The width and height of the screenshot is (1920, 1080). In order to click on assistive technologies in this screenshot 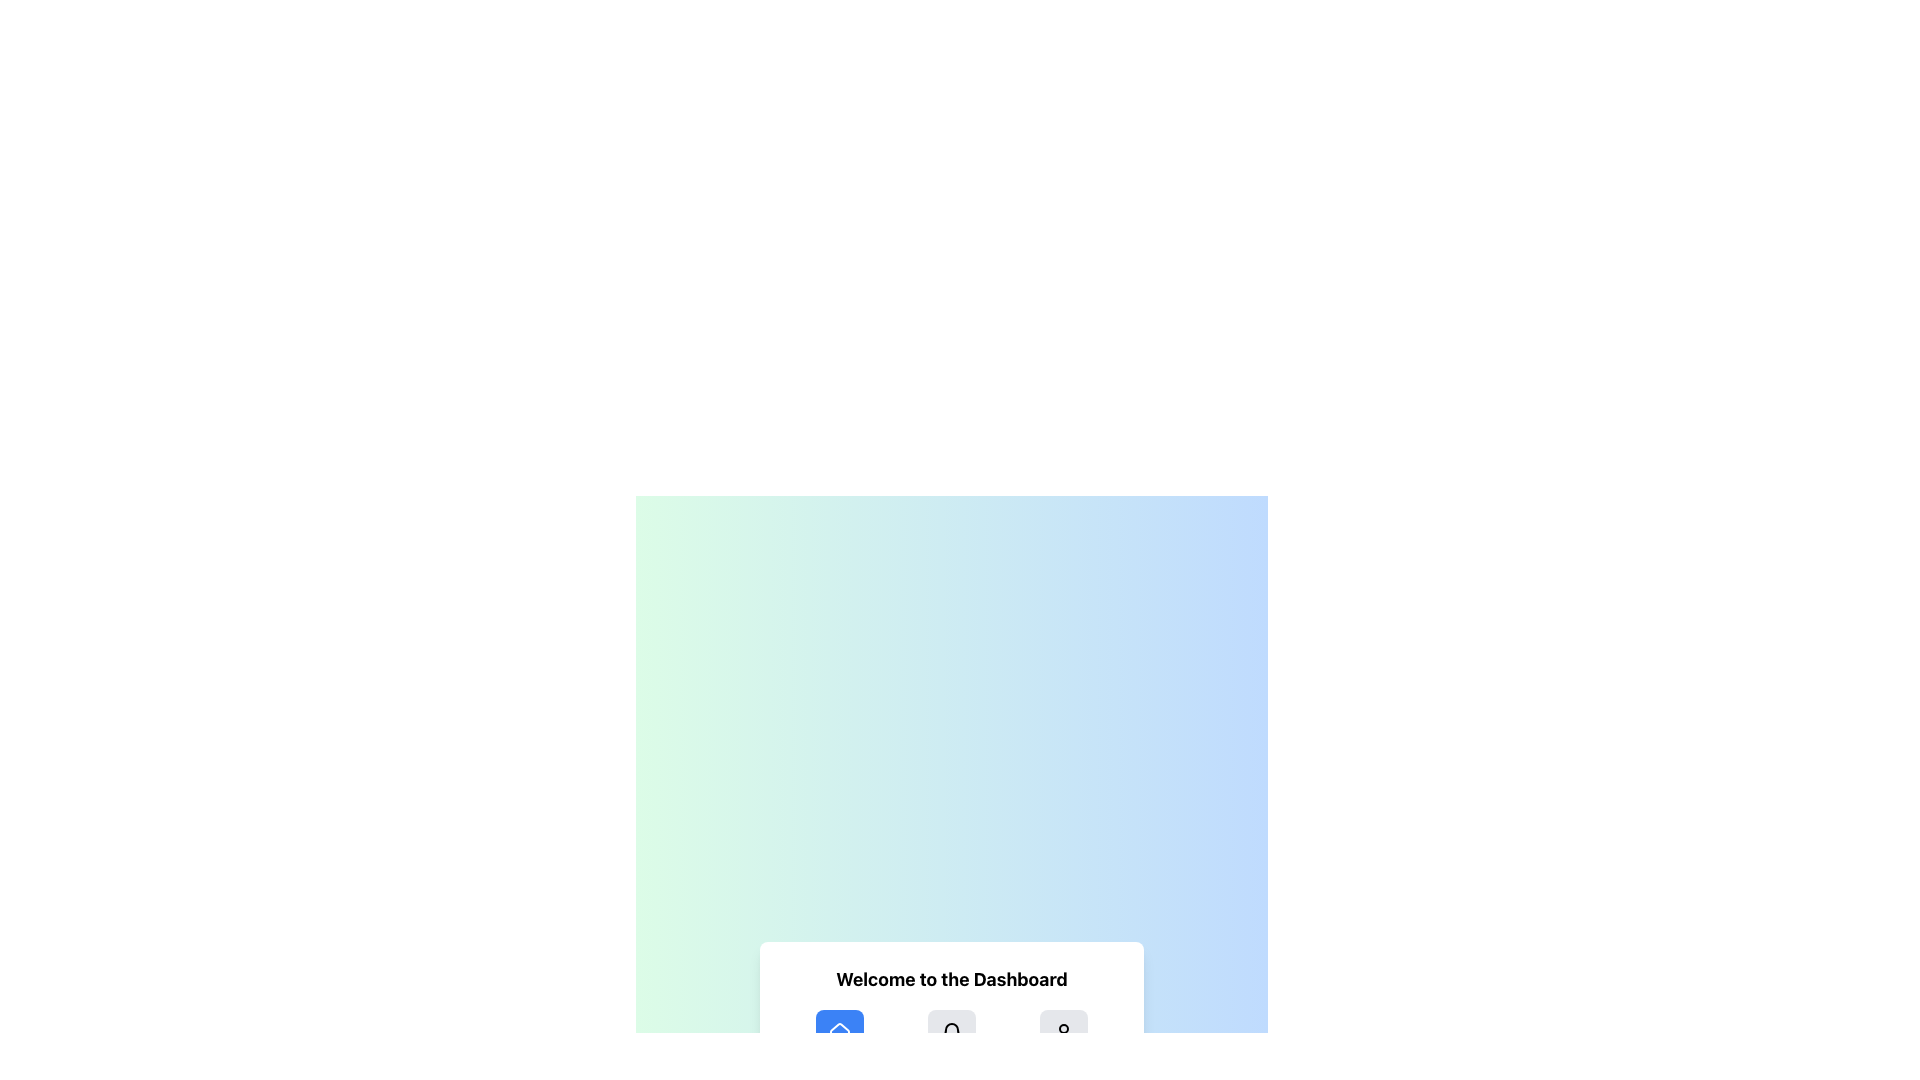, I will do `click(840, 1036)`.